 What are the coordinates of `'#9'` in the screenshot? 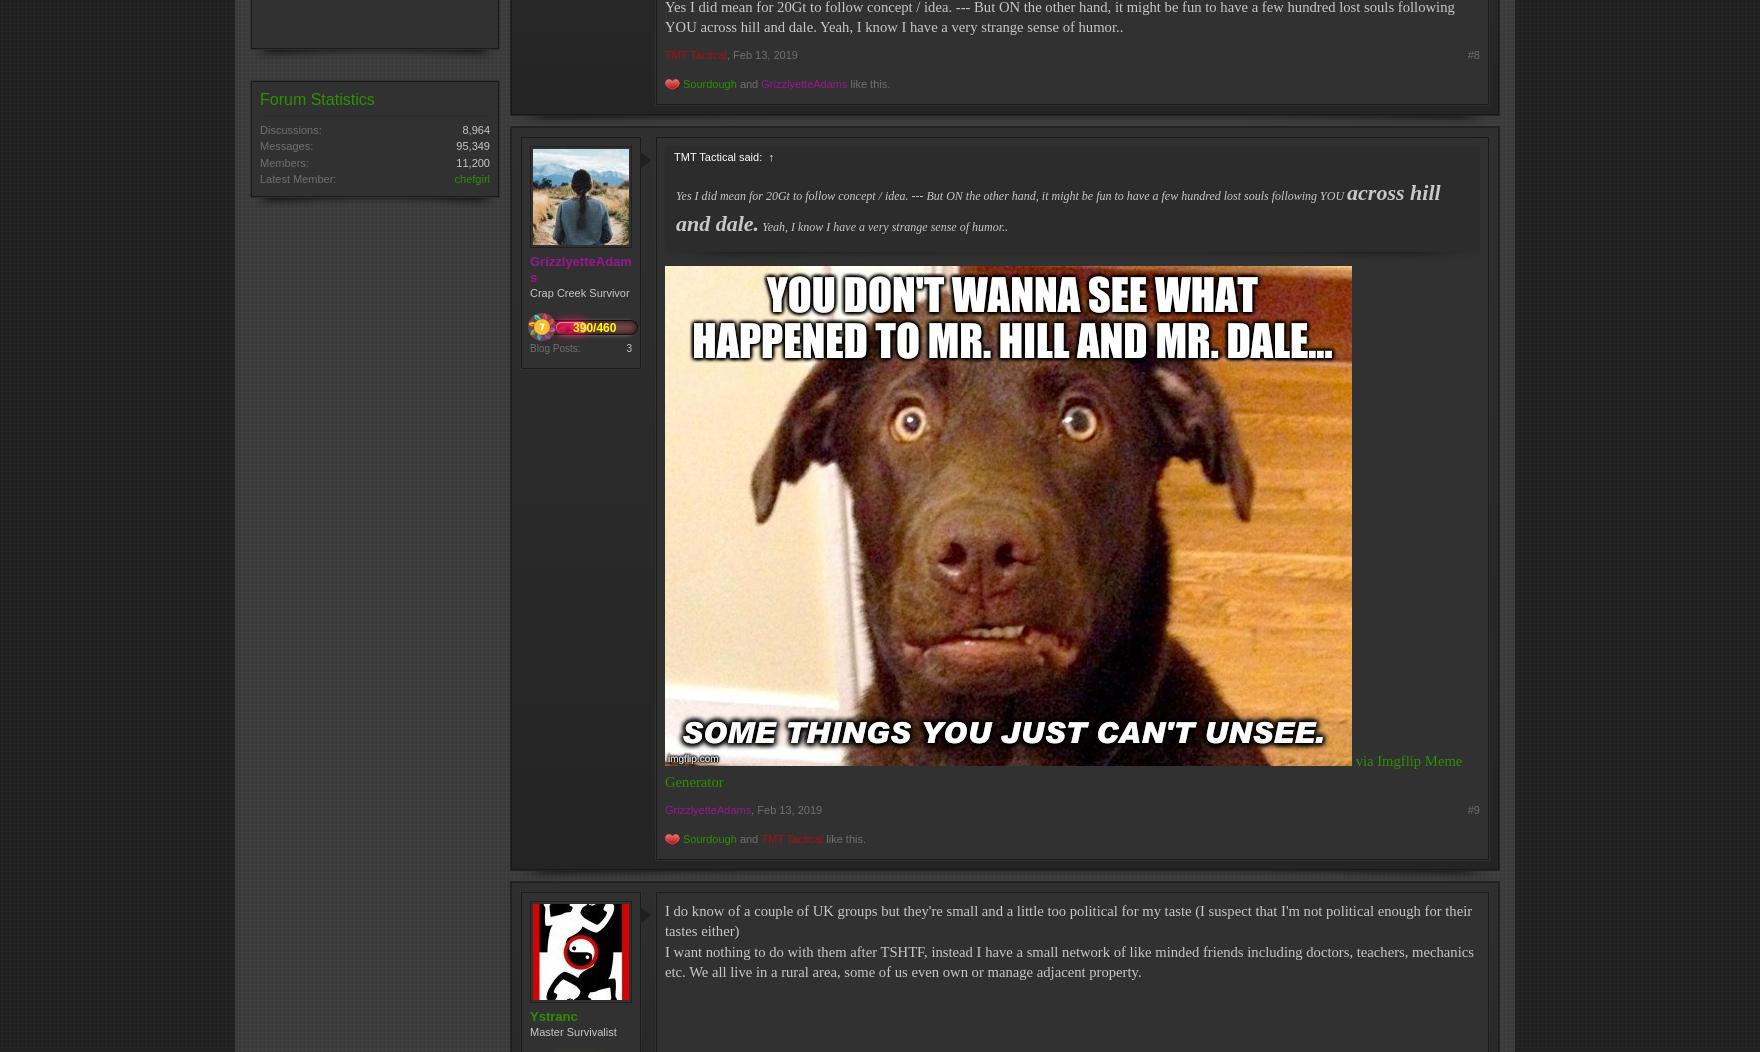 It's located at (1466, 808).